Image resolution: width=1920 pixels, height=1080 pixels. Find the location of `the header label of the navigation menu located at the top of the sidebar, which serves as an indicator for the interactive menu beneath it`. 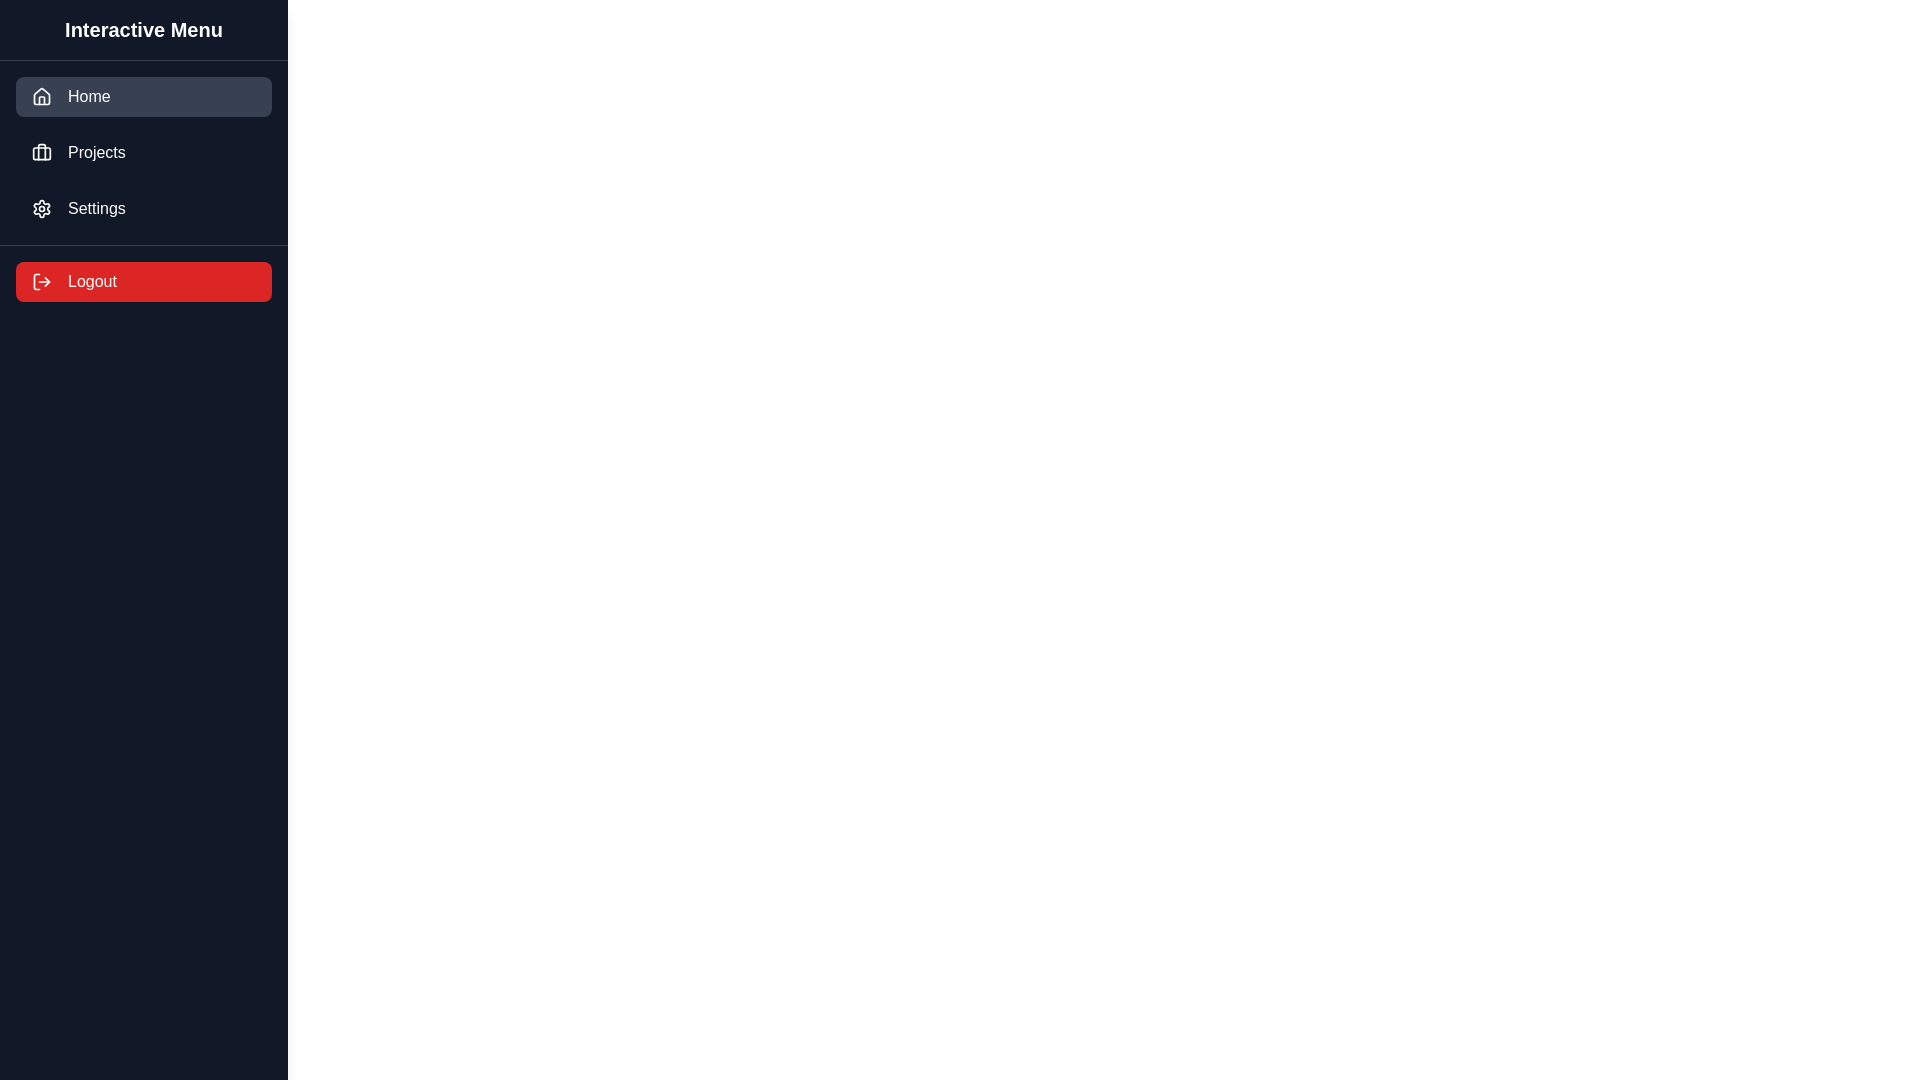

the header label of the navigation menu located at the top of the sidebar, which serves as an indicator for the interactive menu beneath it is located at coordinates (143, 30).